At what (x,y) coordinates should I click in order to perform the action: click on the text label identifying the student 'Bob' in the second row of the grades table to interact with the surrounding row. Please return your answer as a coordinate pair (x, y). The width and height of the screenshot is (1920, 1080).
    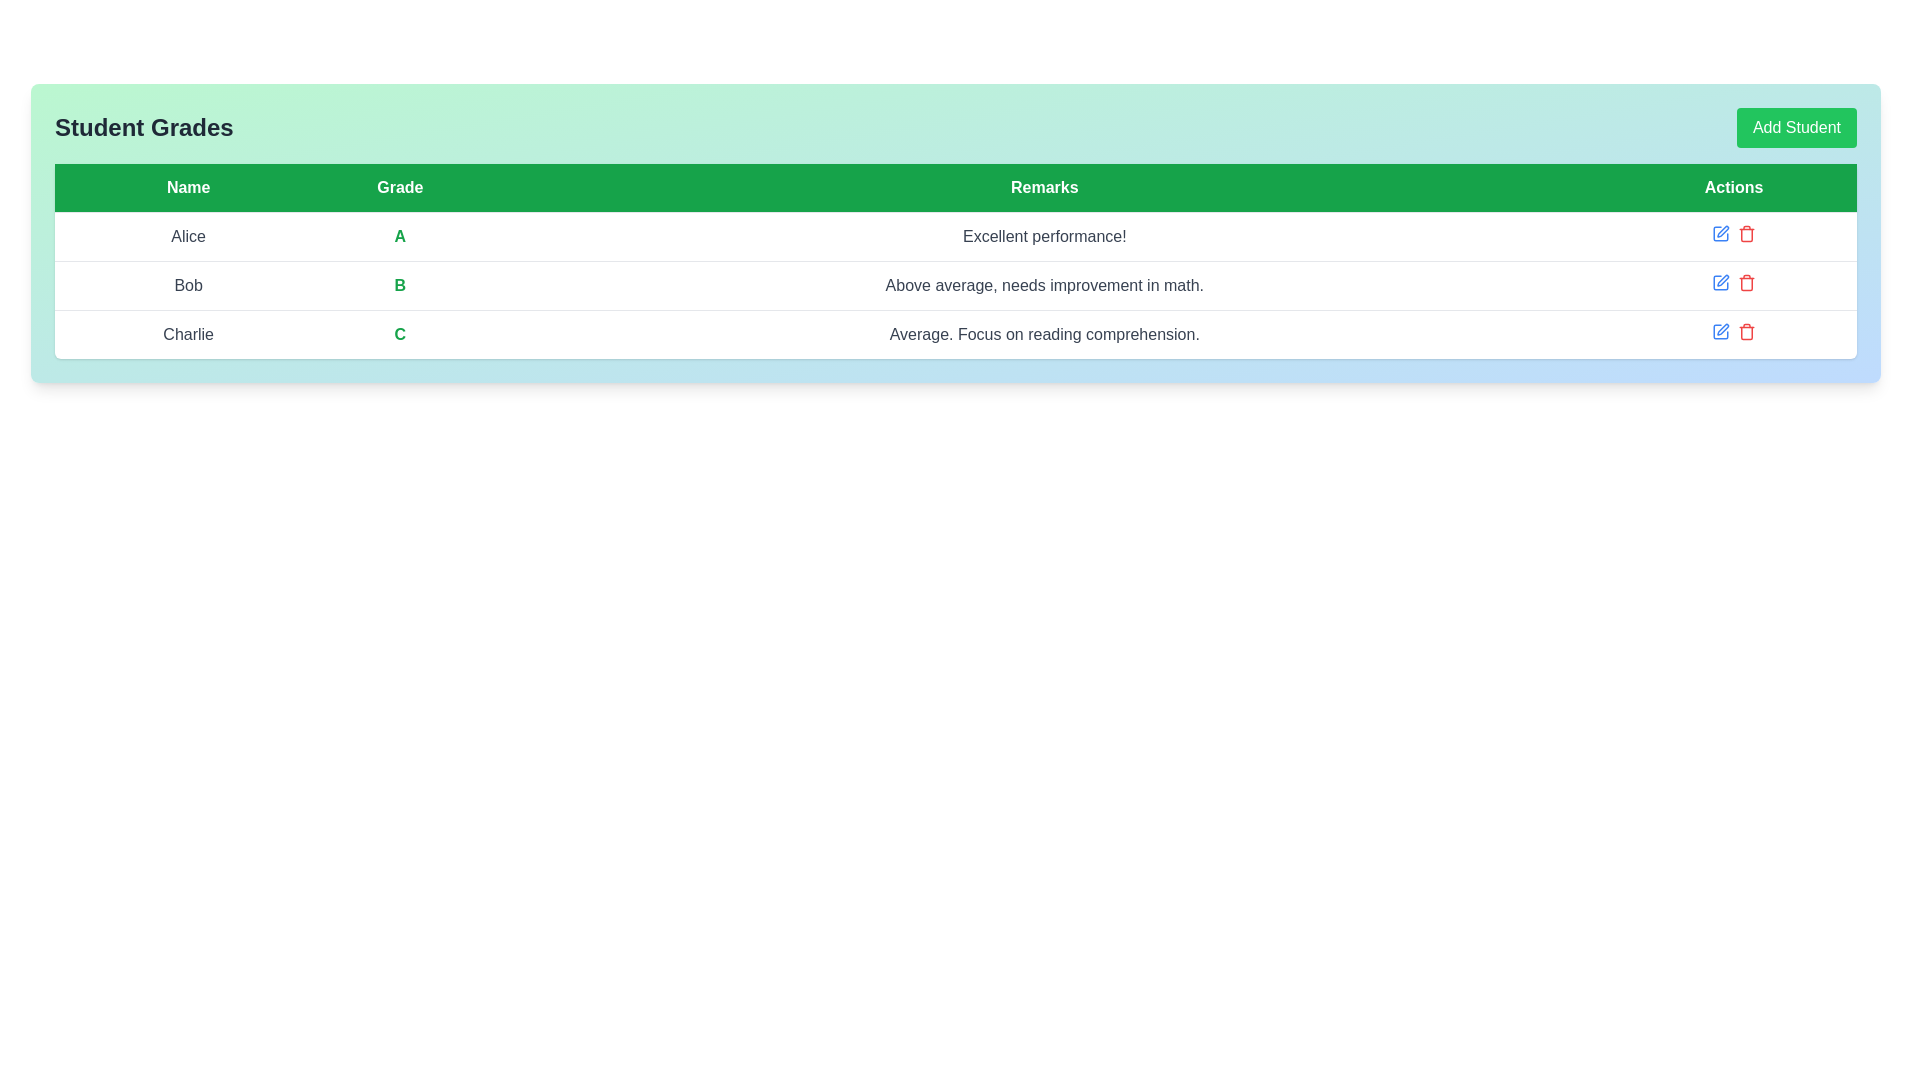
    Looking at the image, I should click on (188, 285).